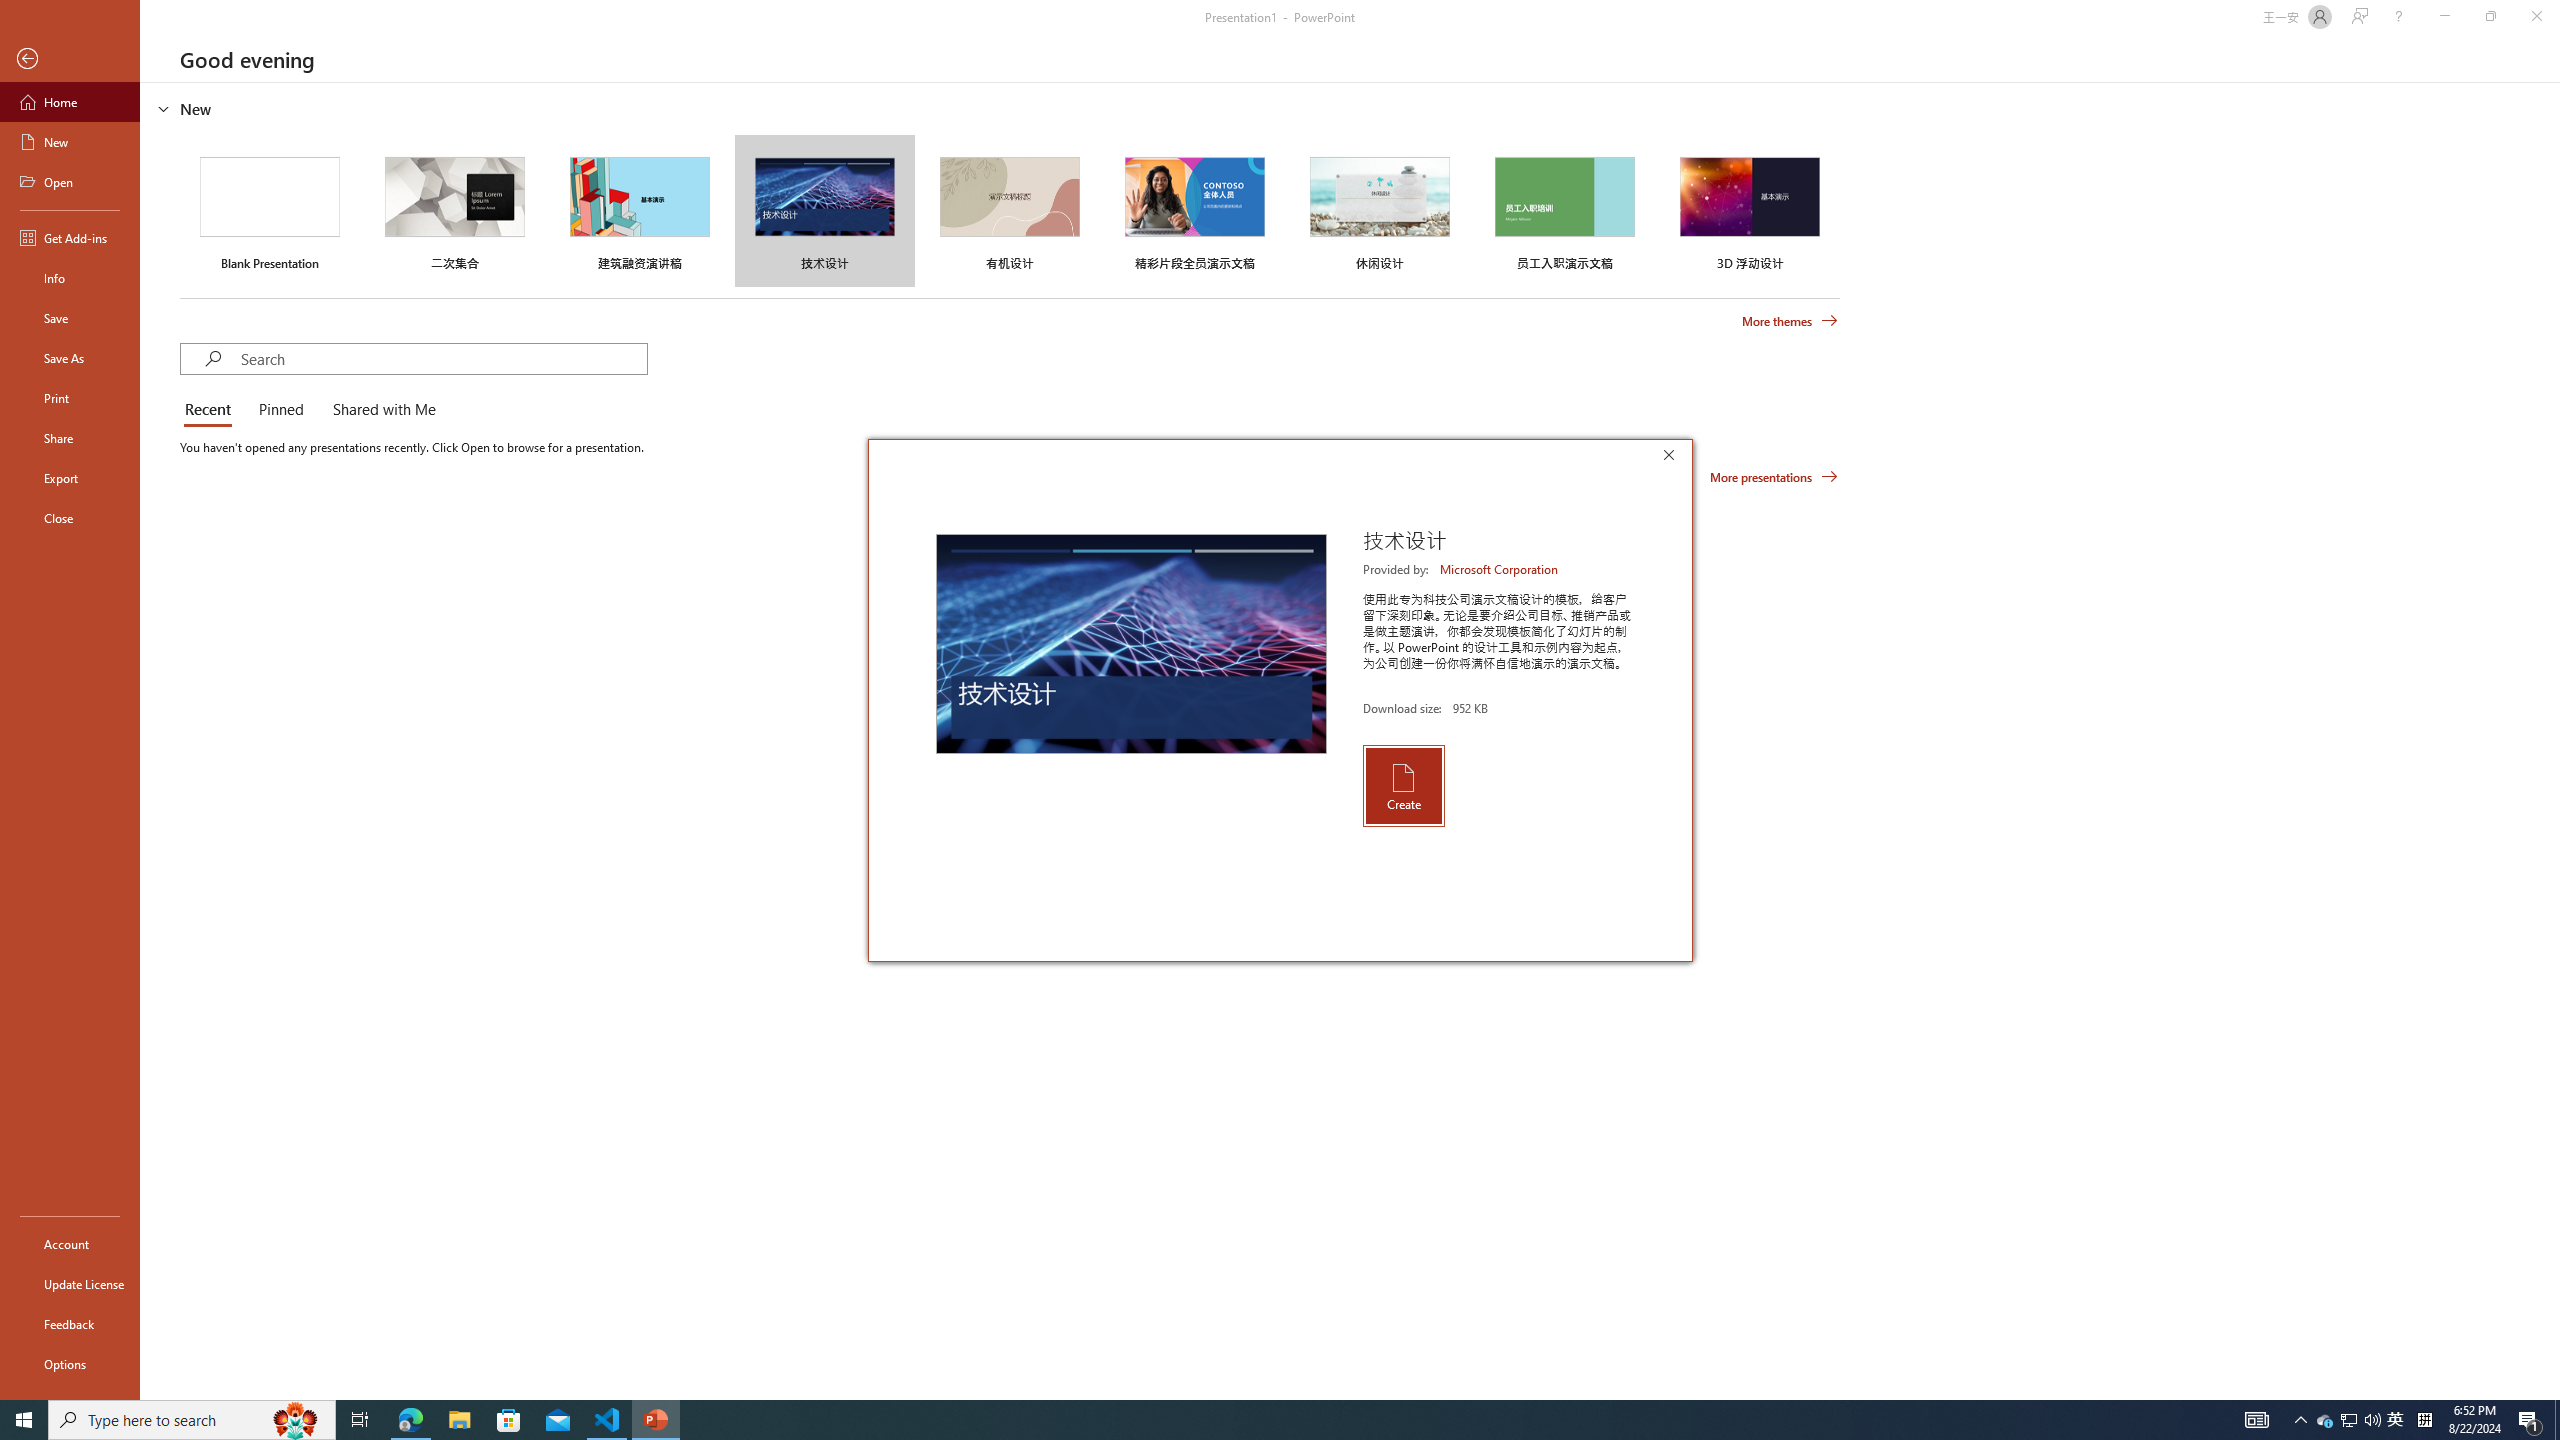  I want to click on 'More presentations', so click(1773, 475).